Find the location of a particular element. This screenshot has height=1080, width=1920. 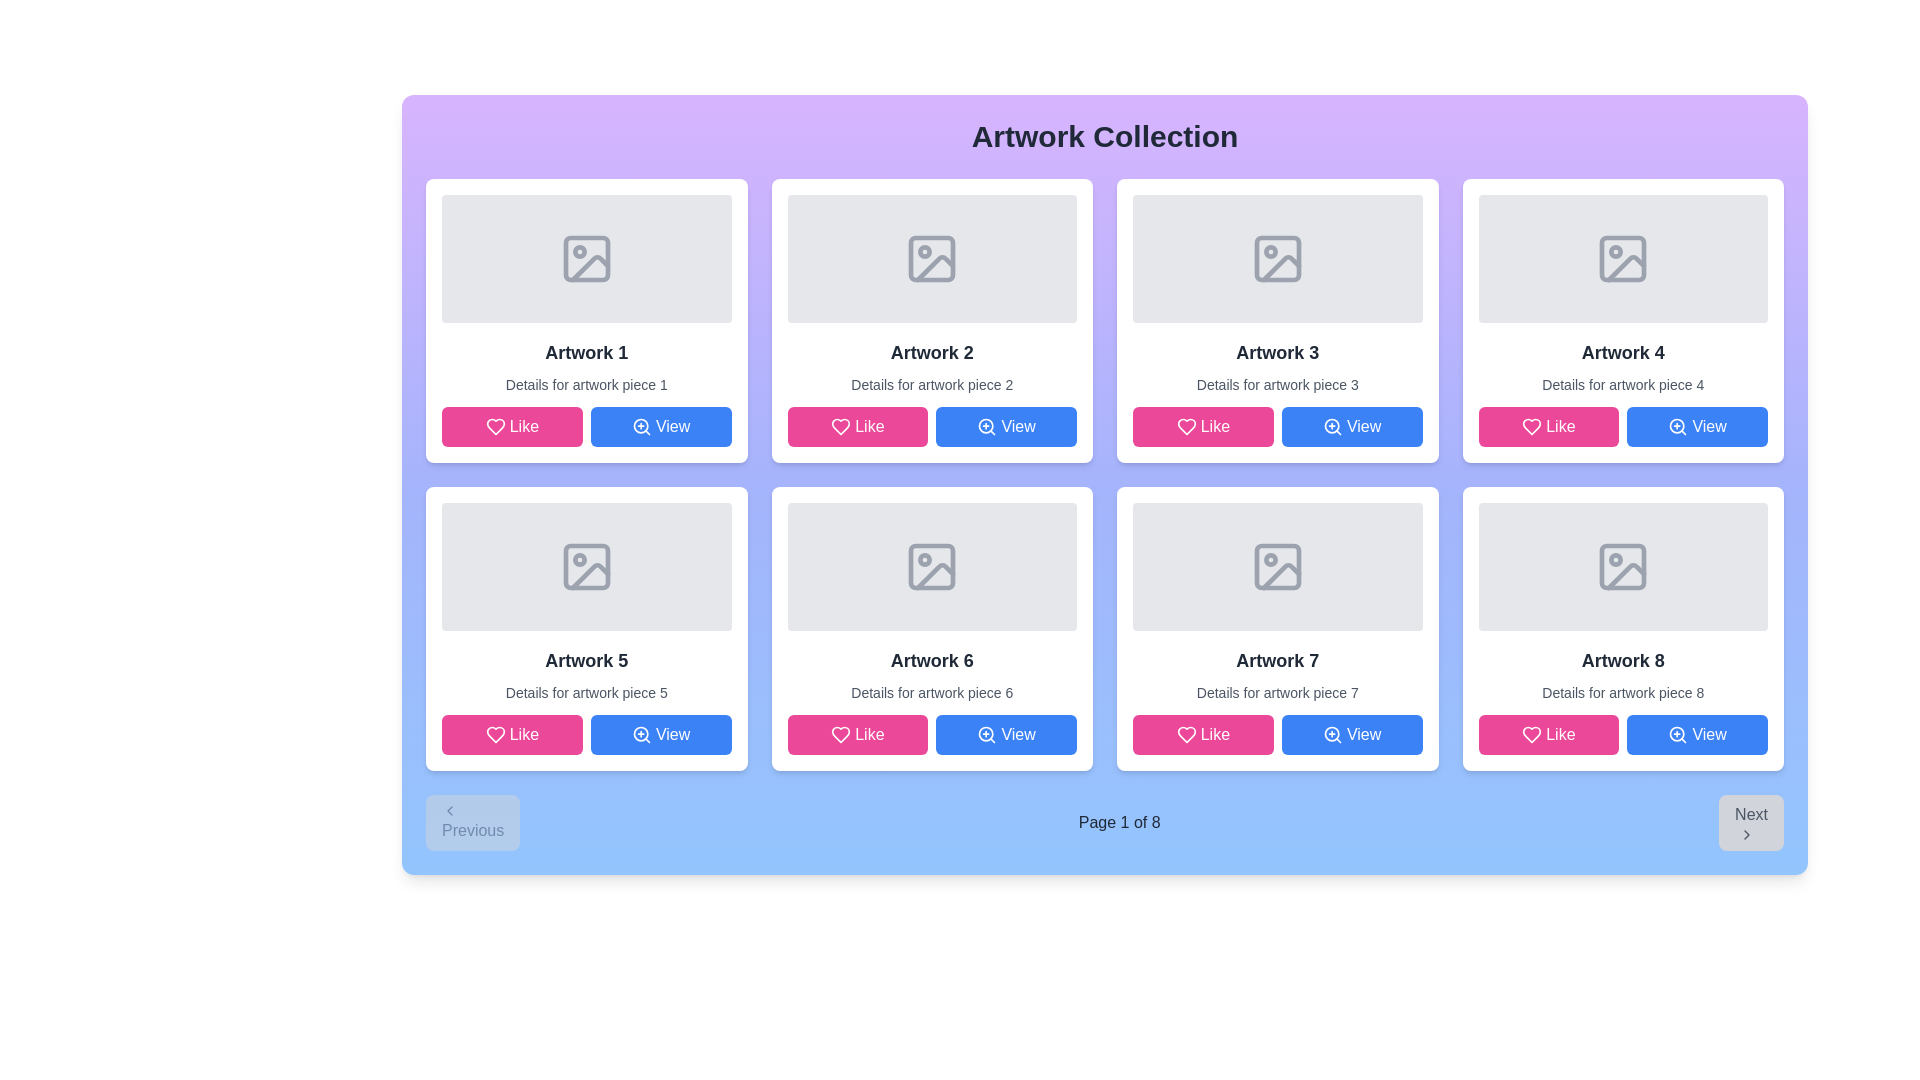

the first button below the image and title for 'Artwork 6' to express liking for the artwork is located at coordinates (857, 735).